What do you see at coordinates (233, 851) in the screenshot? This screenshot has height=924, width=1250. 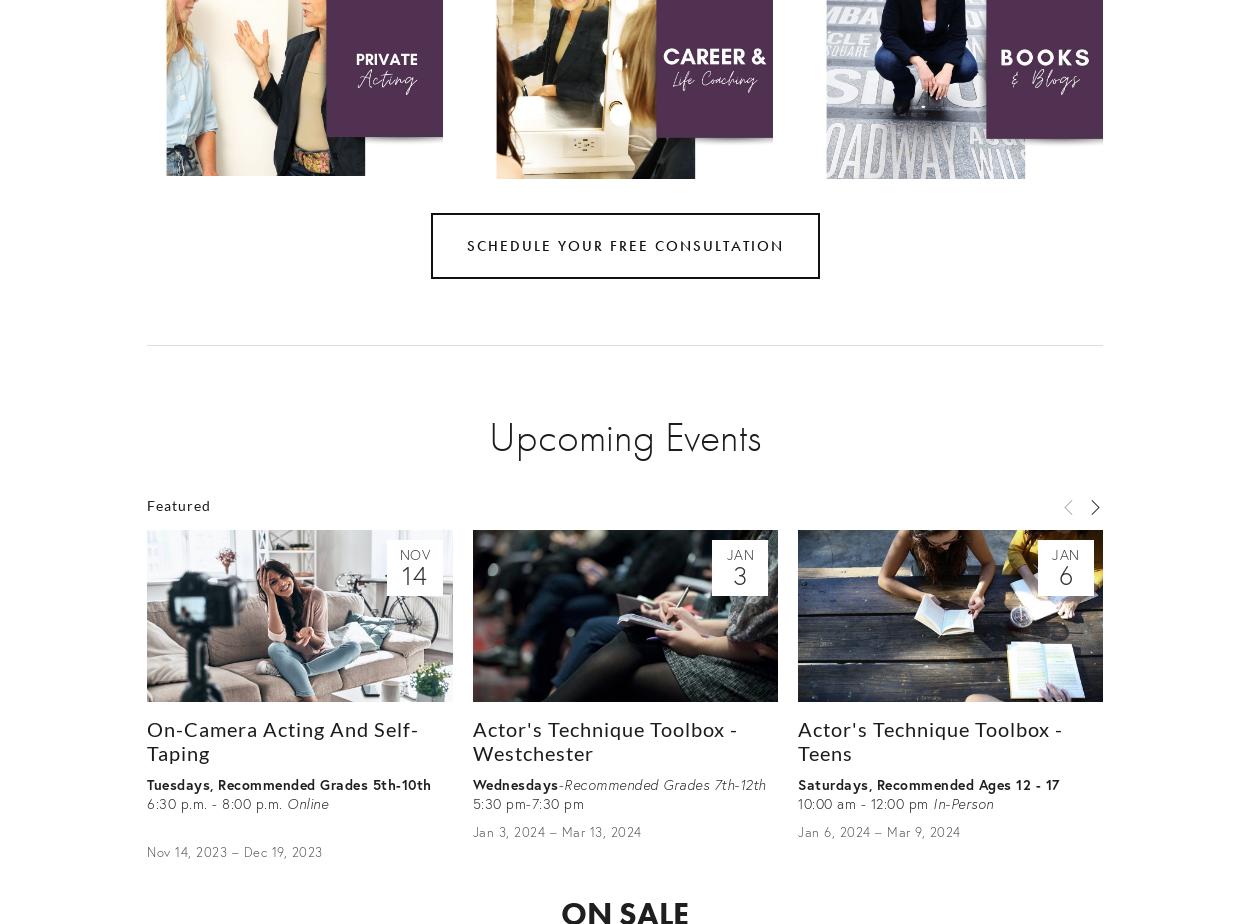 I see `'Nov 14, 2023 – Dec 19, 2023'` at bounding box center [233, 851].